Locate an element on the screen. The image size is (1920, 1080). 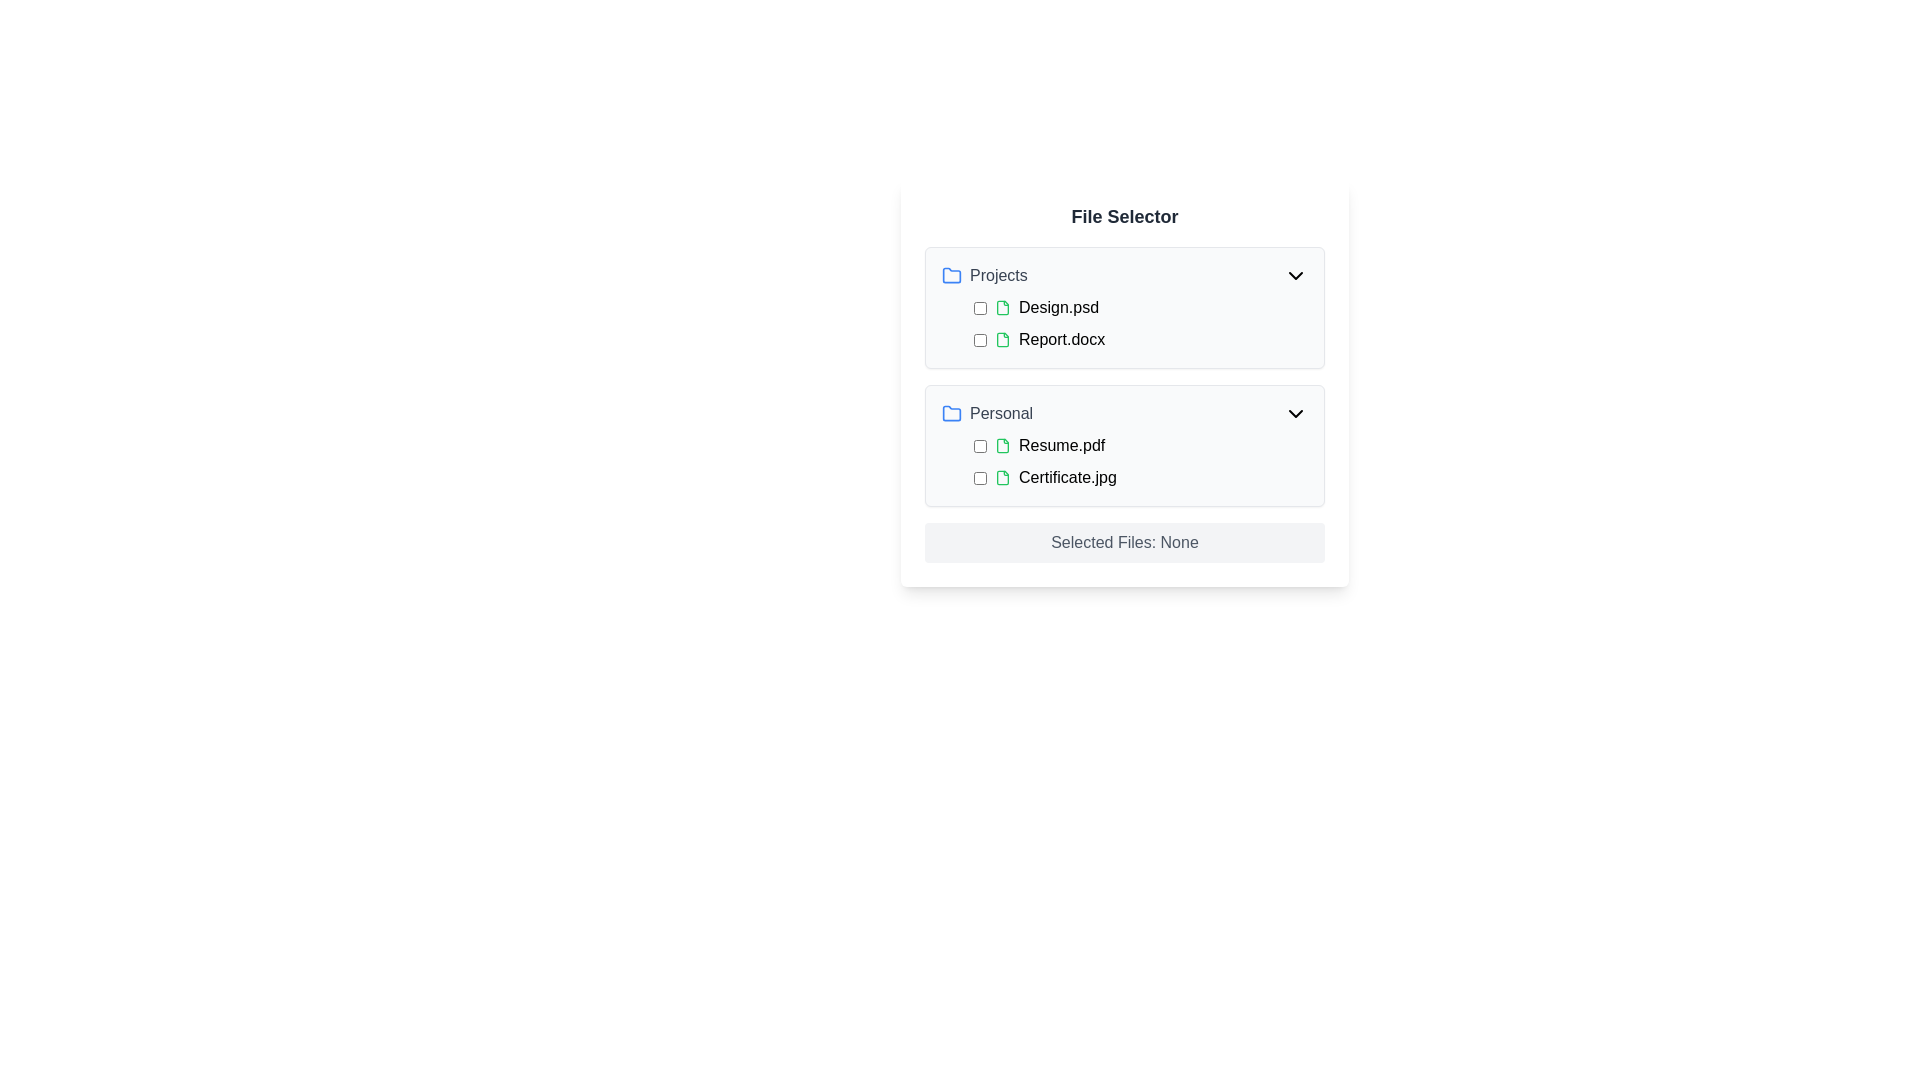
the checkbox located to the left of the file name 'Certificate.jpg' is located at coordinates (980, 478).